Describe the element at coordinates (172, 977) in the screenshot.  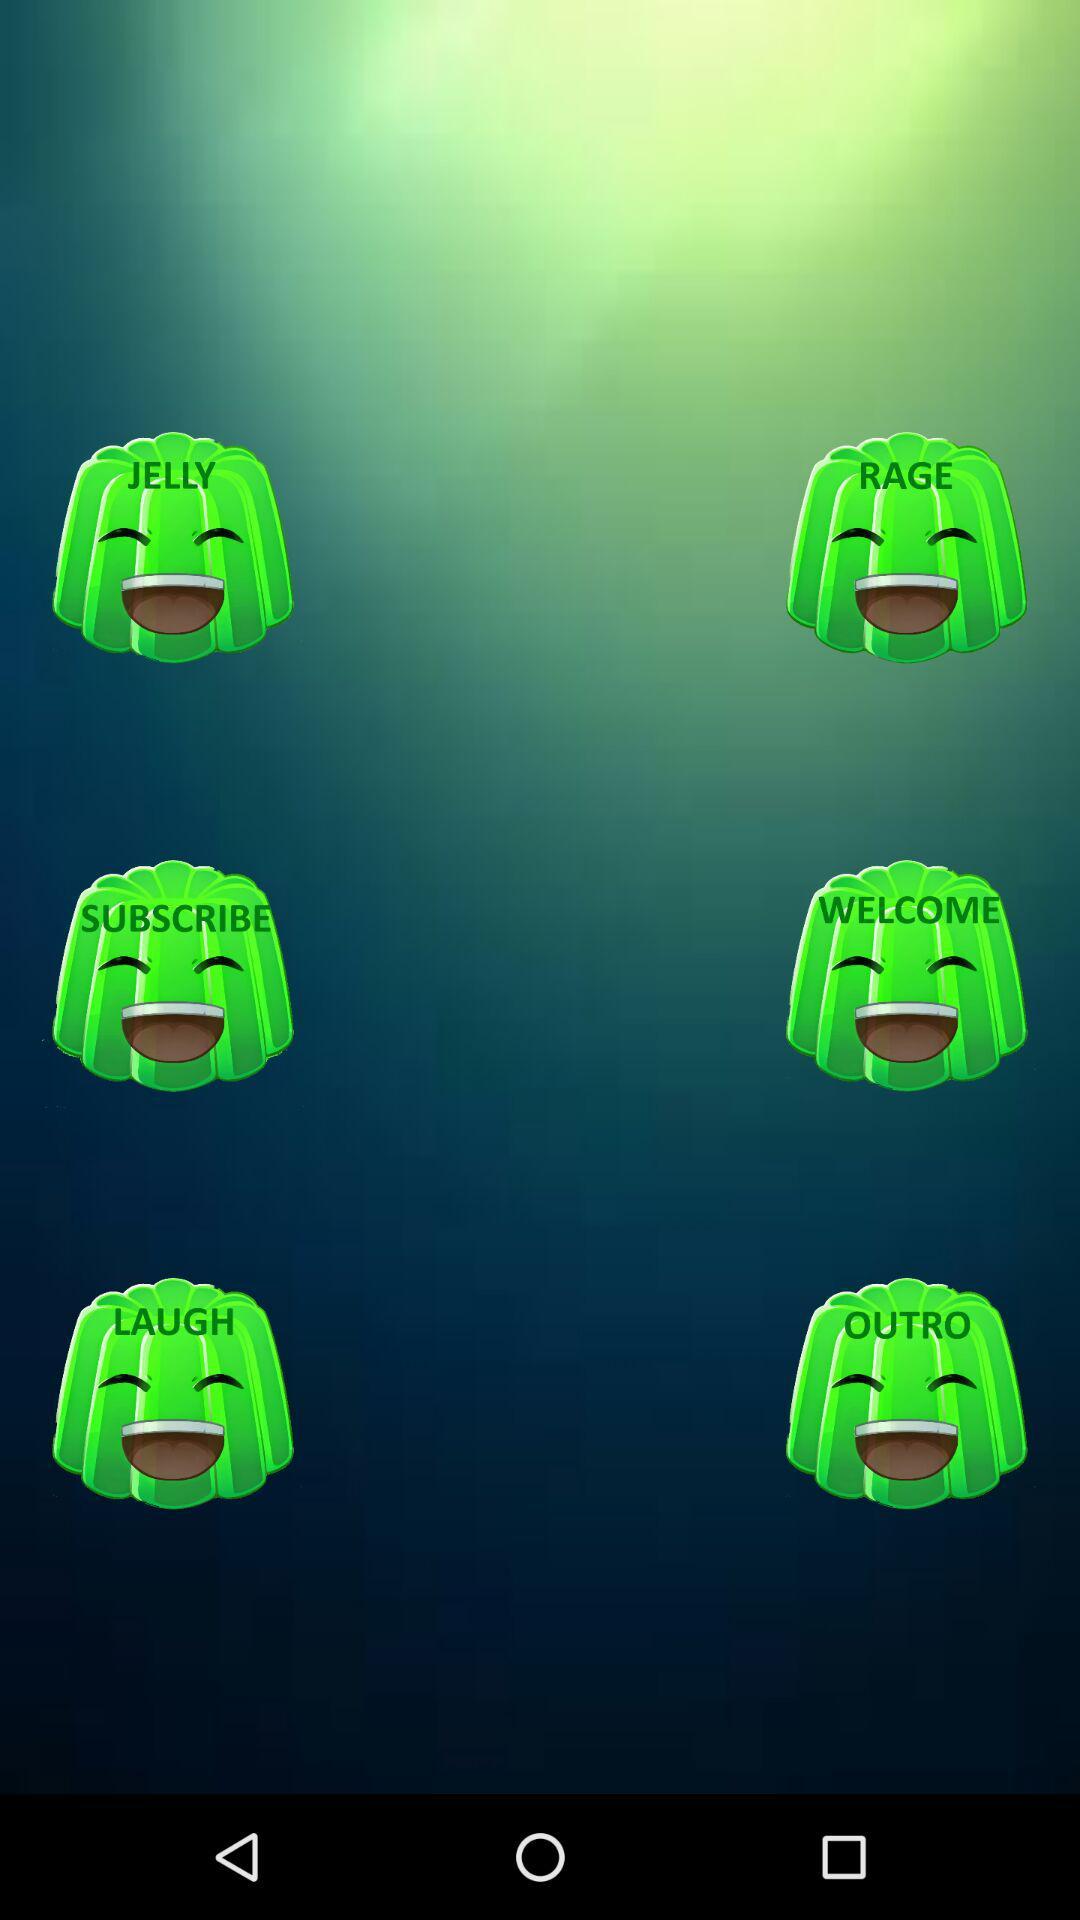
I see `the icon on the left` at that location.